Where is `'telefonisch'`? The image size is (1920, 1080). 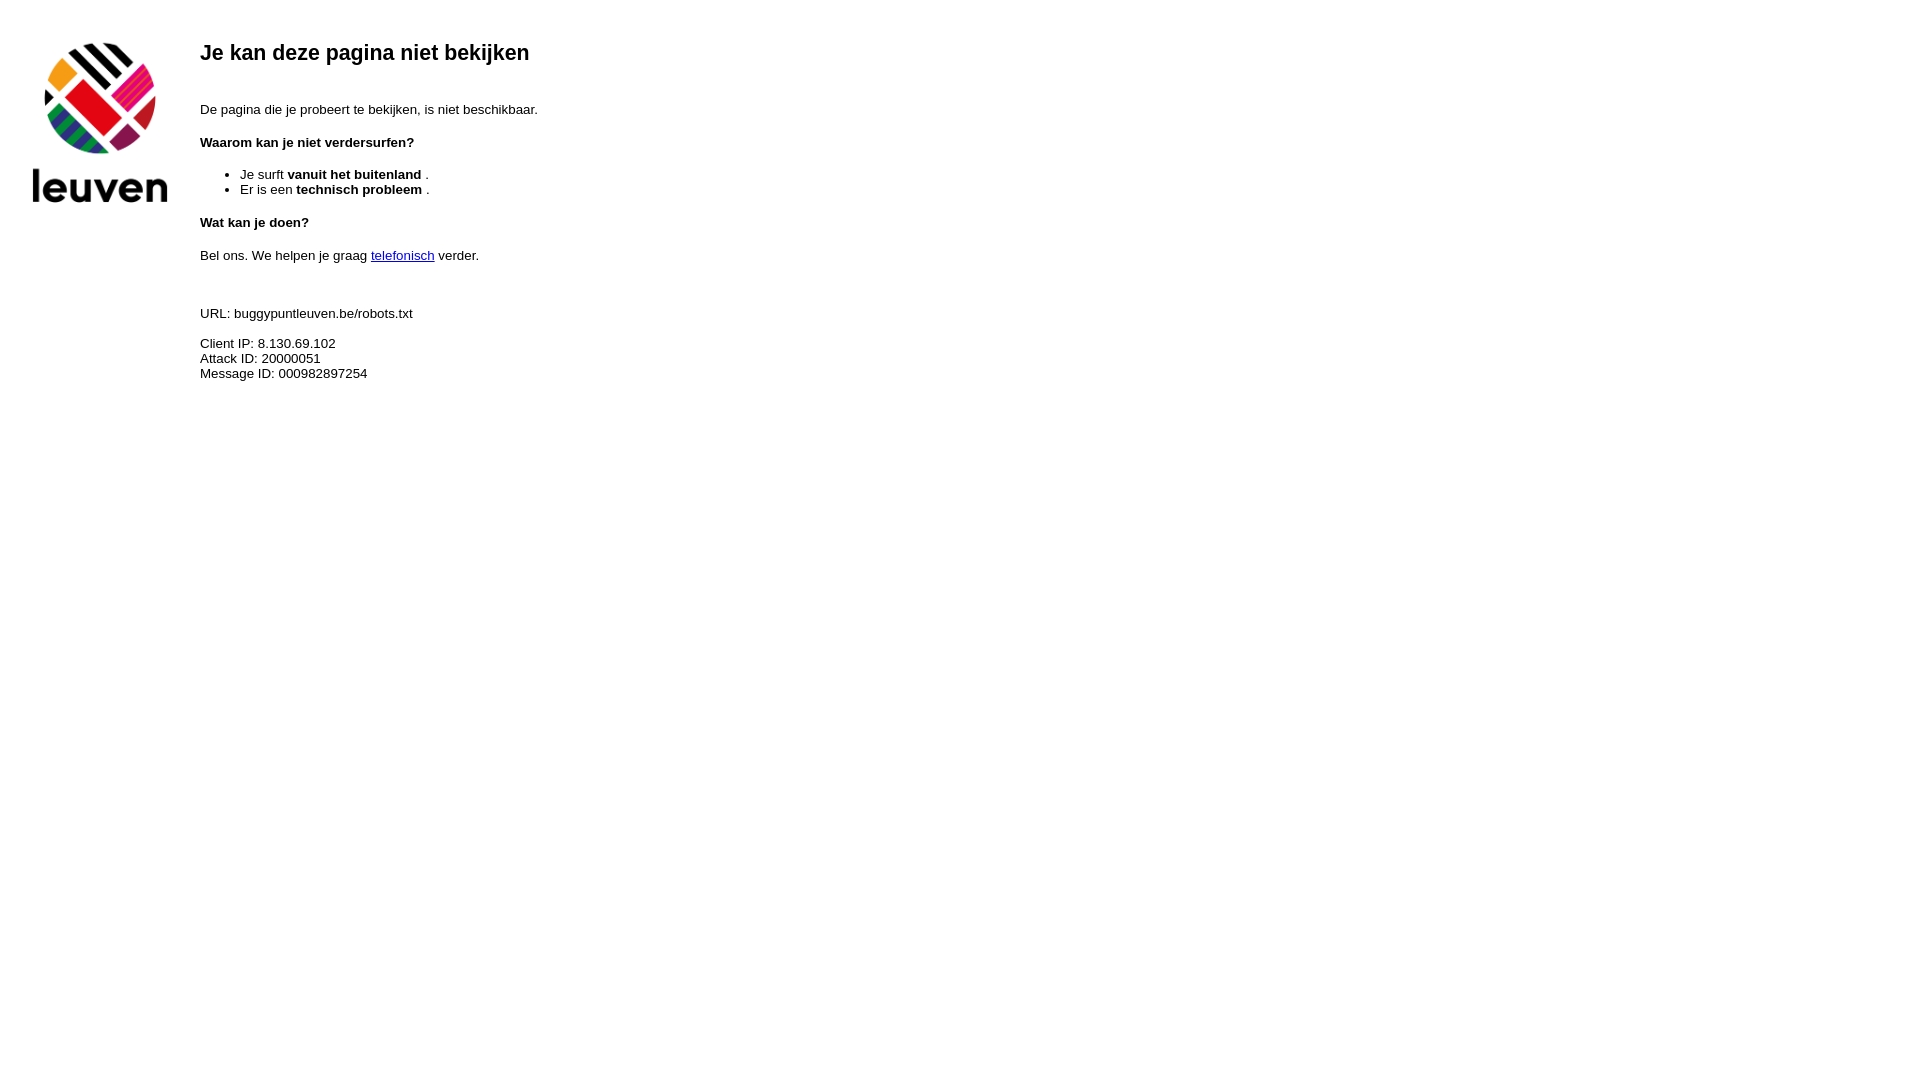
'telefonisch' is located at coordinates (402, 254).